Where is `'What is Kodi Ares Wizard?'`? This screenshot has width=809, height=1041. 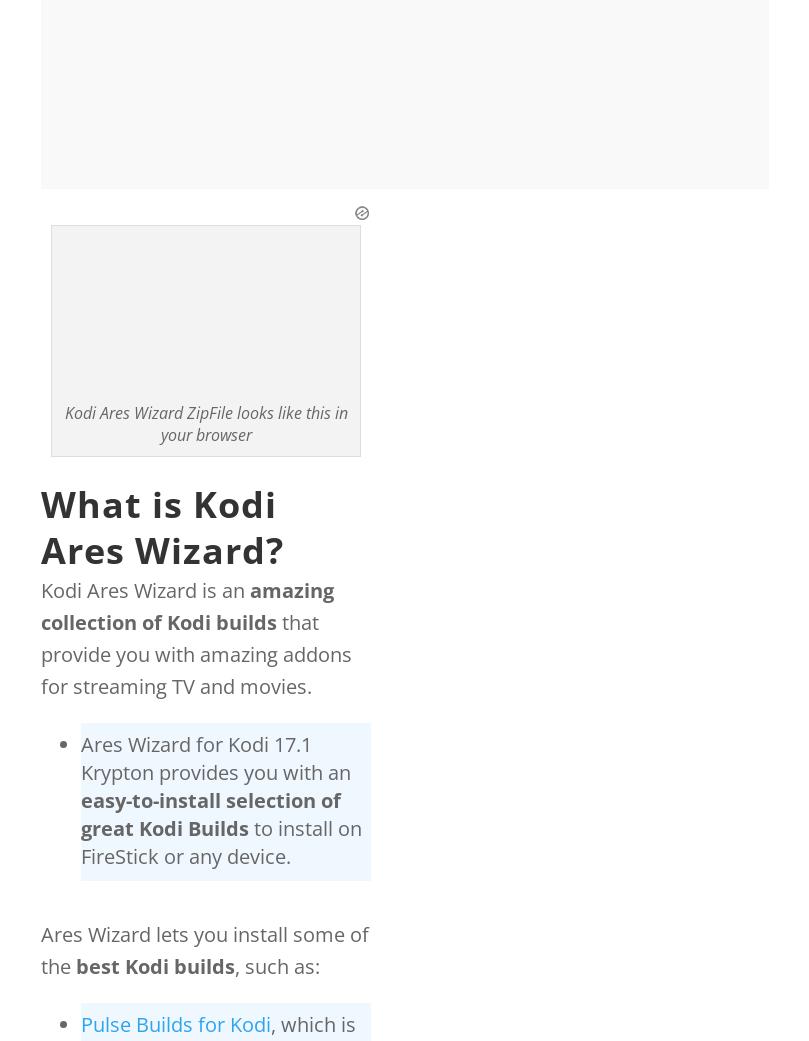 'What is Kodi Ares Wizard?' is located at coordinates (41, 526).